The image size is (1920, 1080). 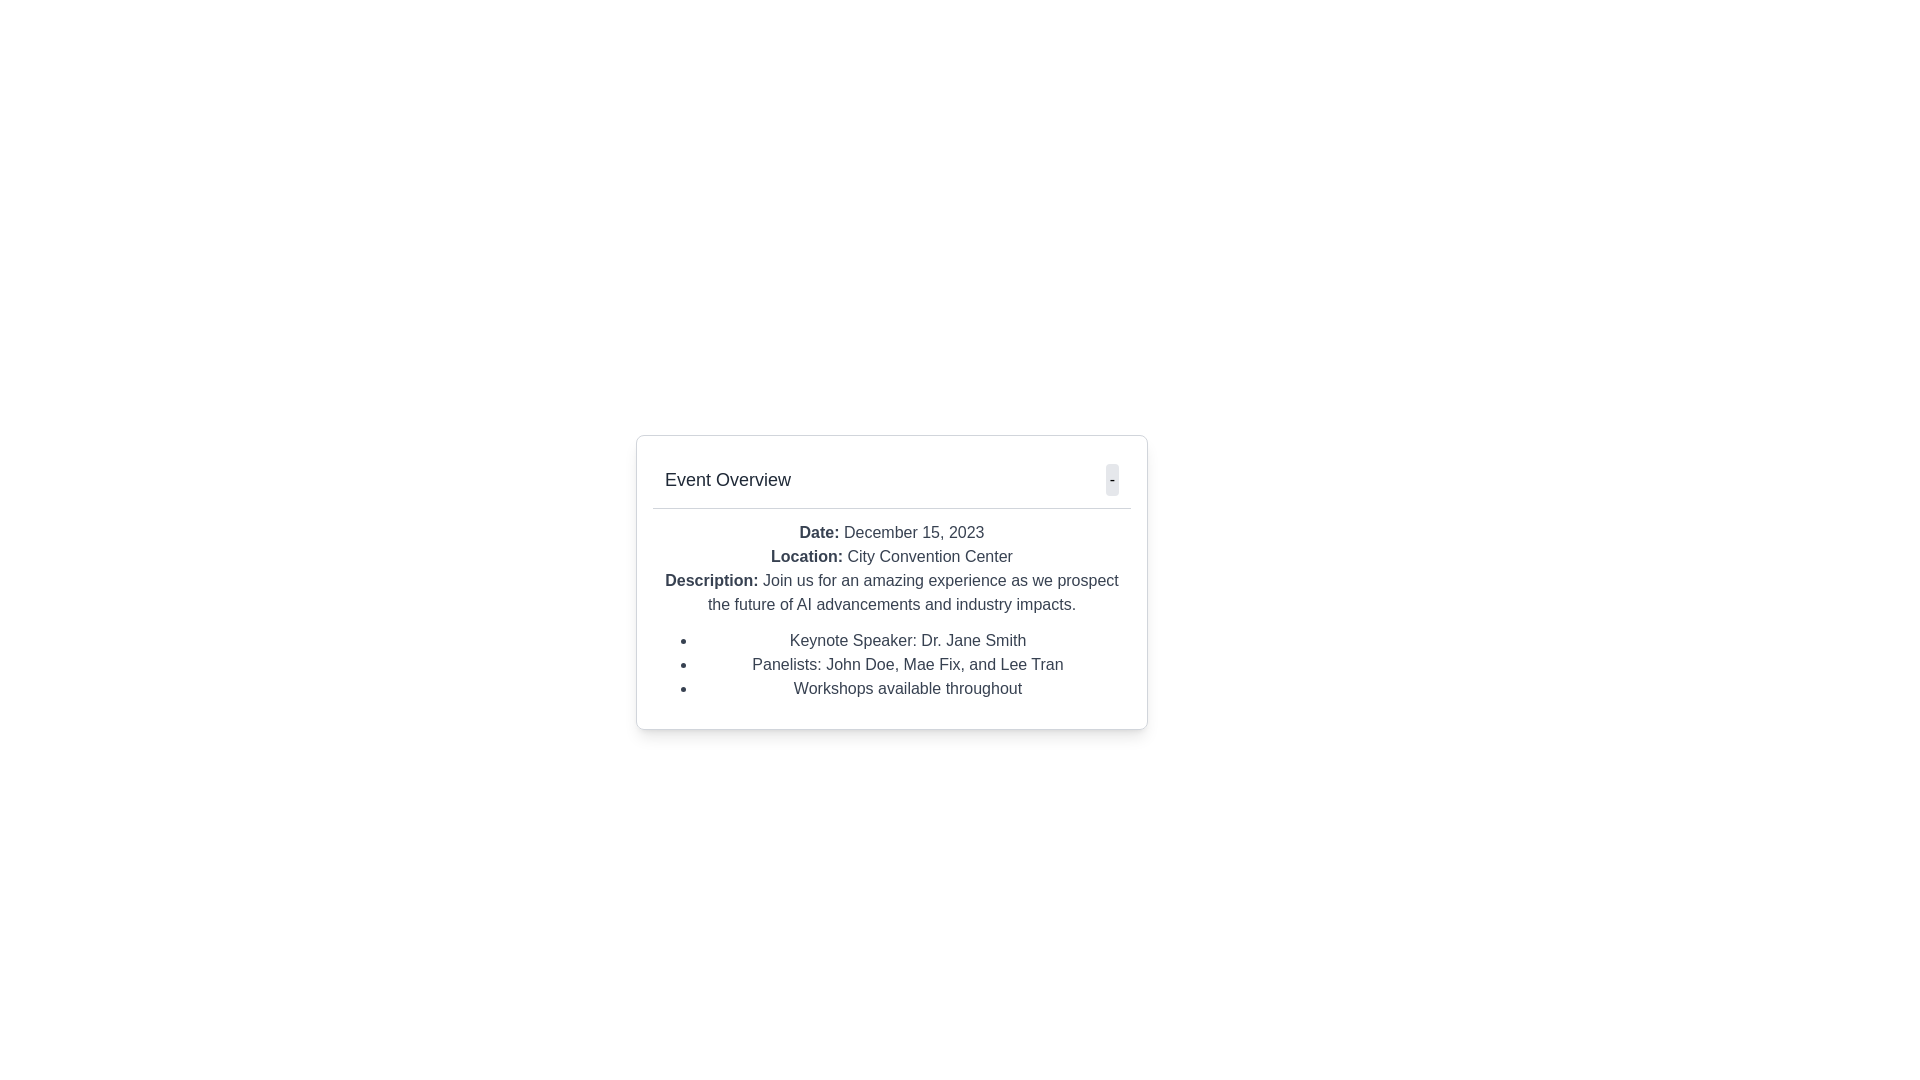 What do you see at coordinates (1111, 479) in the screenshot?
I see `the collapse button located at the far right edge of the 'Event Overview' header` at bounding box center [1111, 479].